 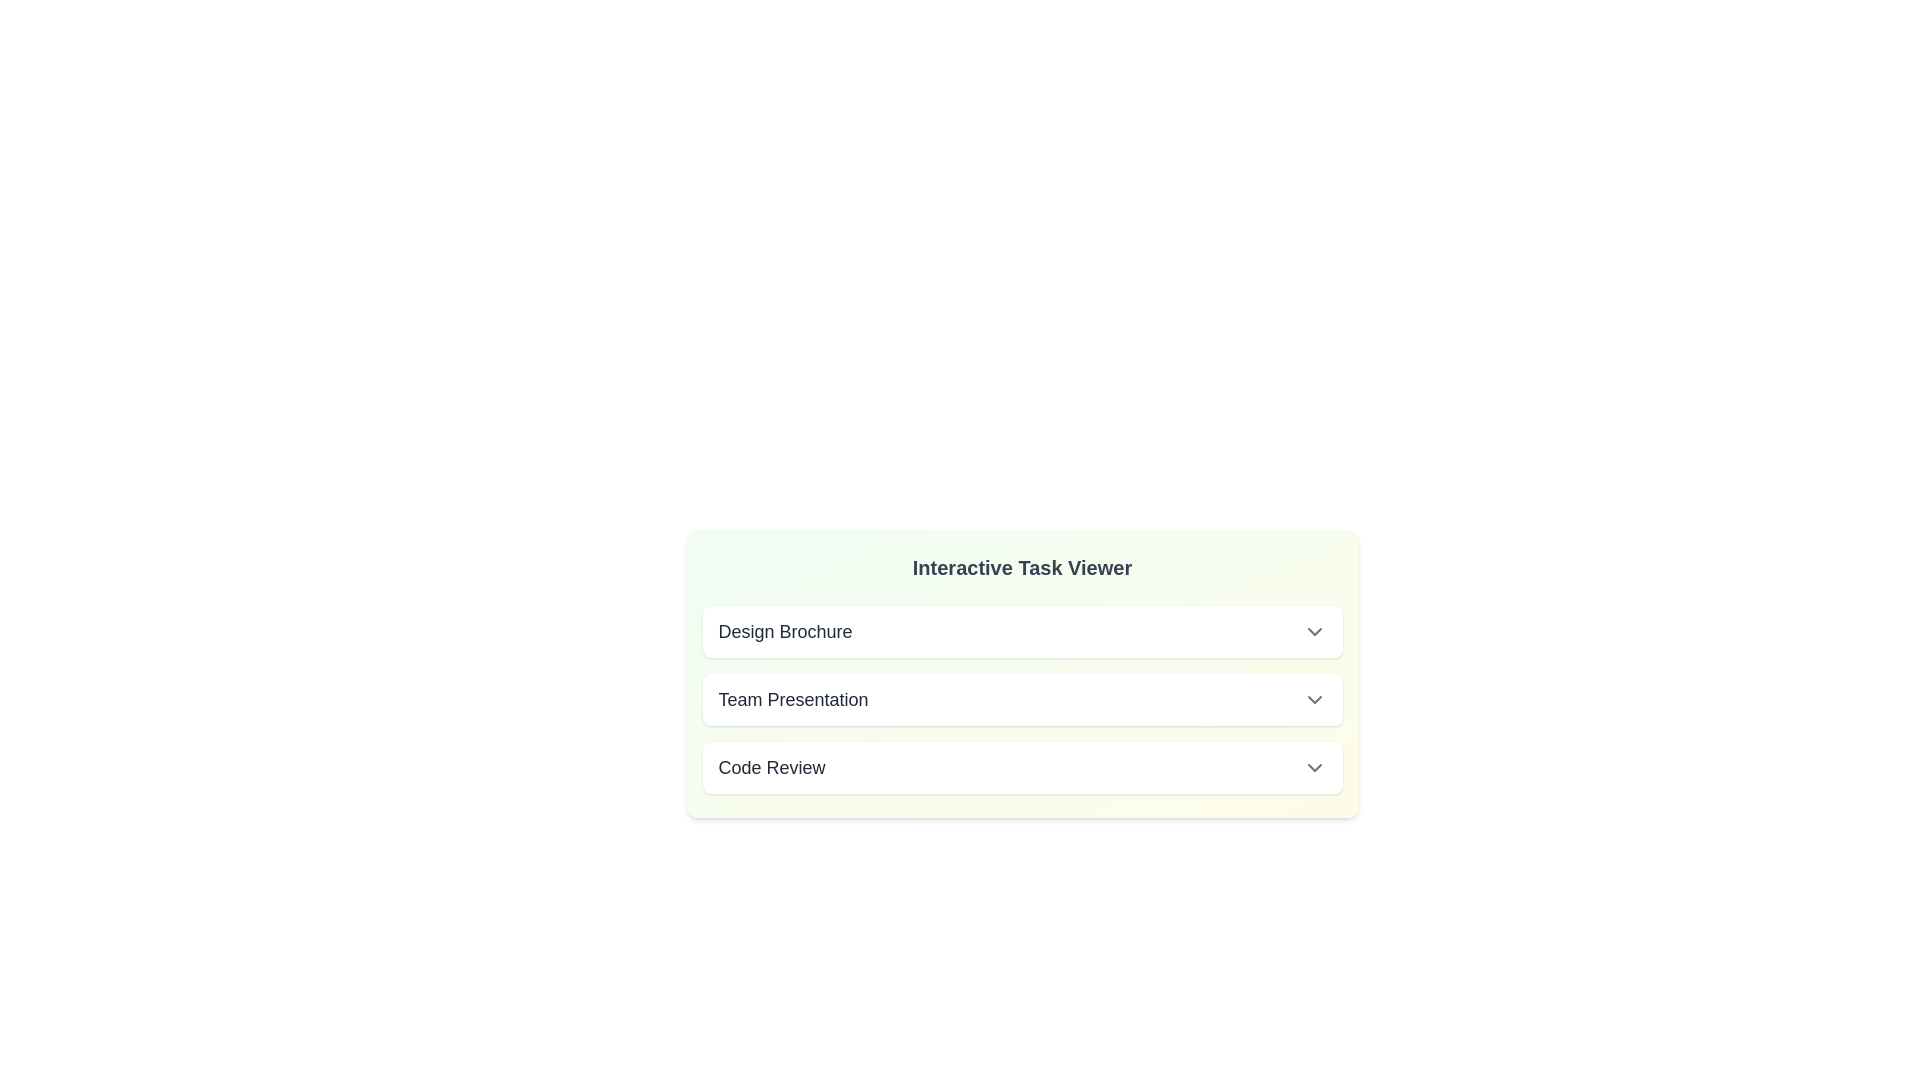 I want to click on the chevron icon of the task Code Review to toggle its details, so click(x=1314, y=766).